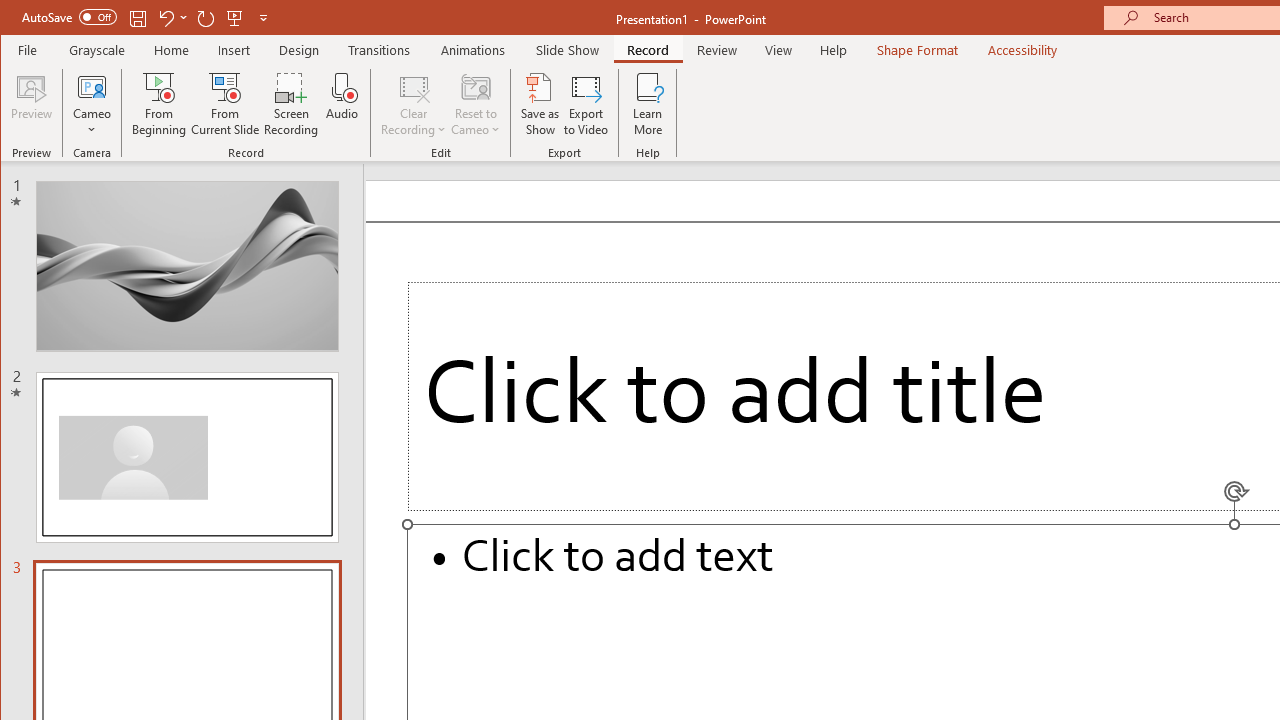 The width and height of the screenshot is (1280, 720). I want to click on 'From Current Slide...', so click(225, 104).